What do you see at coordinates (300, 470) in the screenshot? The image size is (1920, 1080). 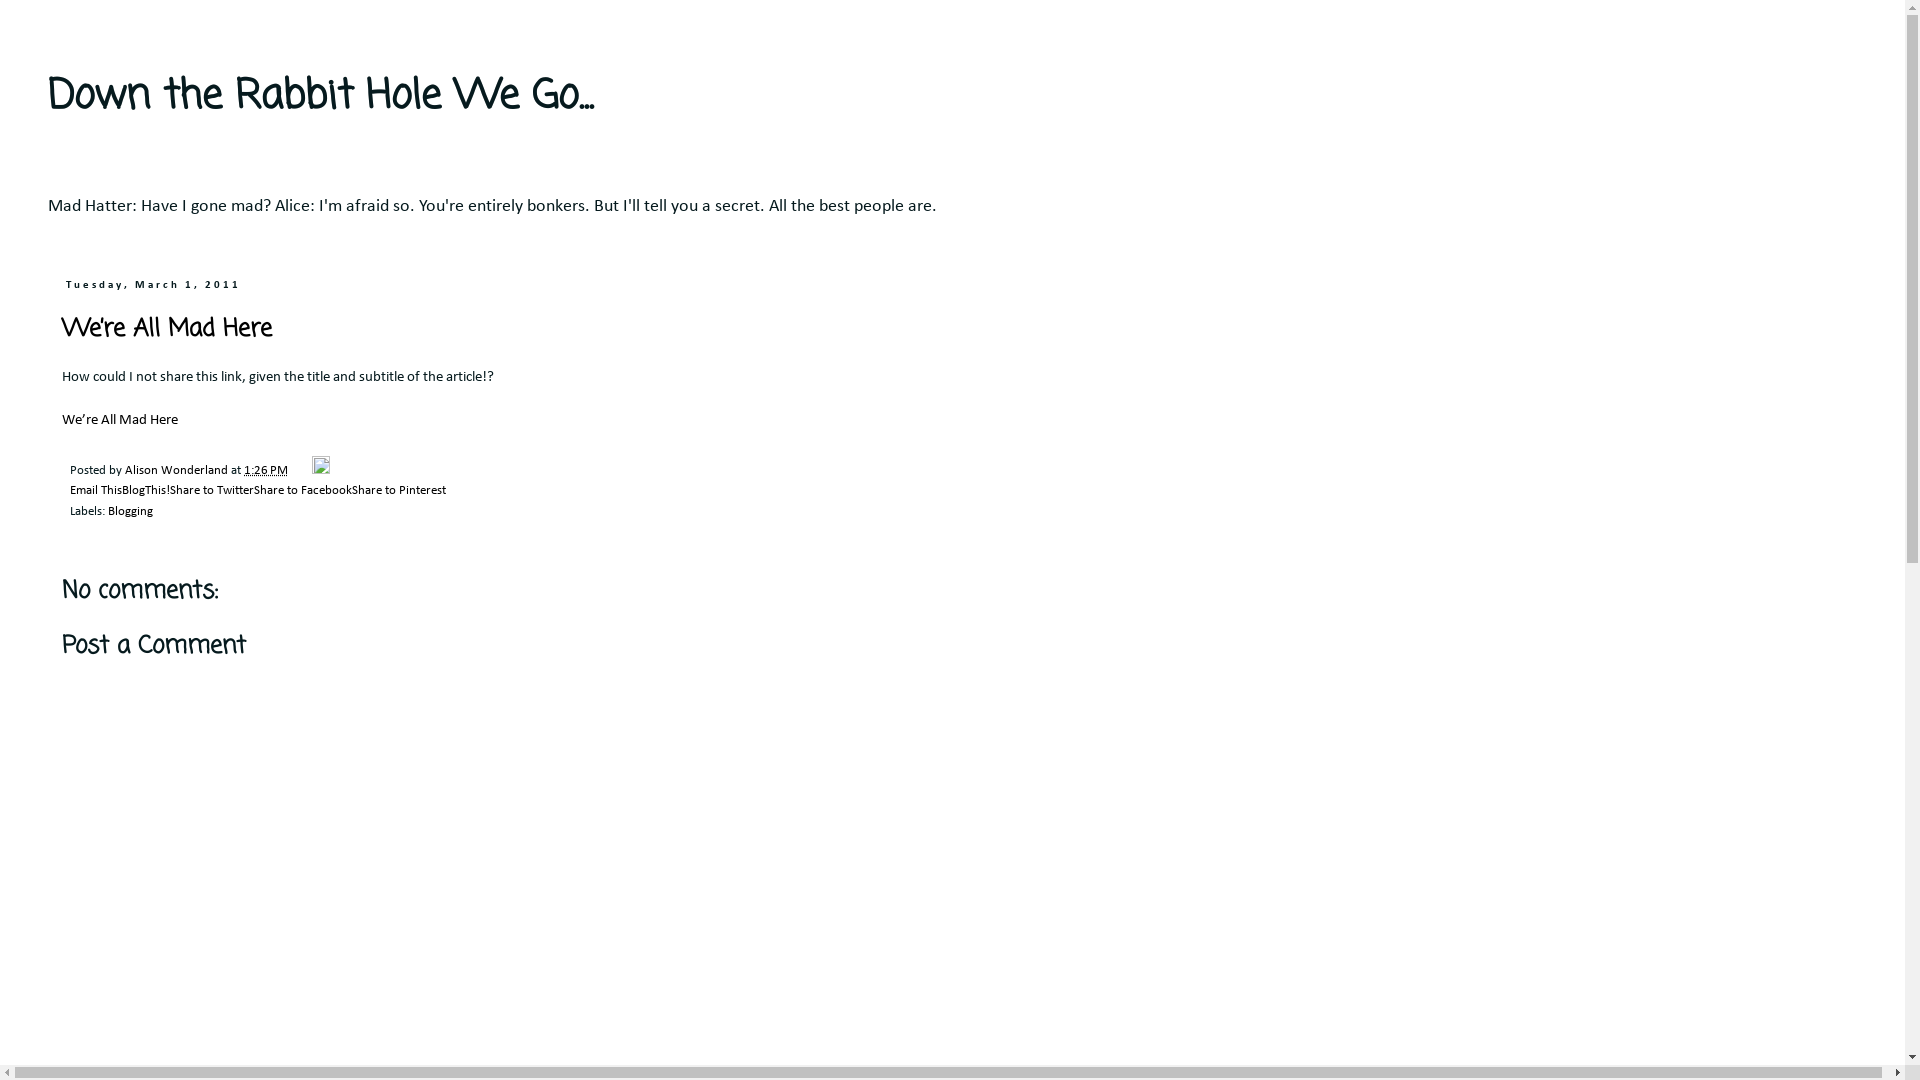 I see `'Email Post'` at bounding box center [300, 470].